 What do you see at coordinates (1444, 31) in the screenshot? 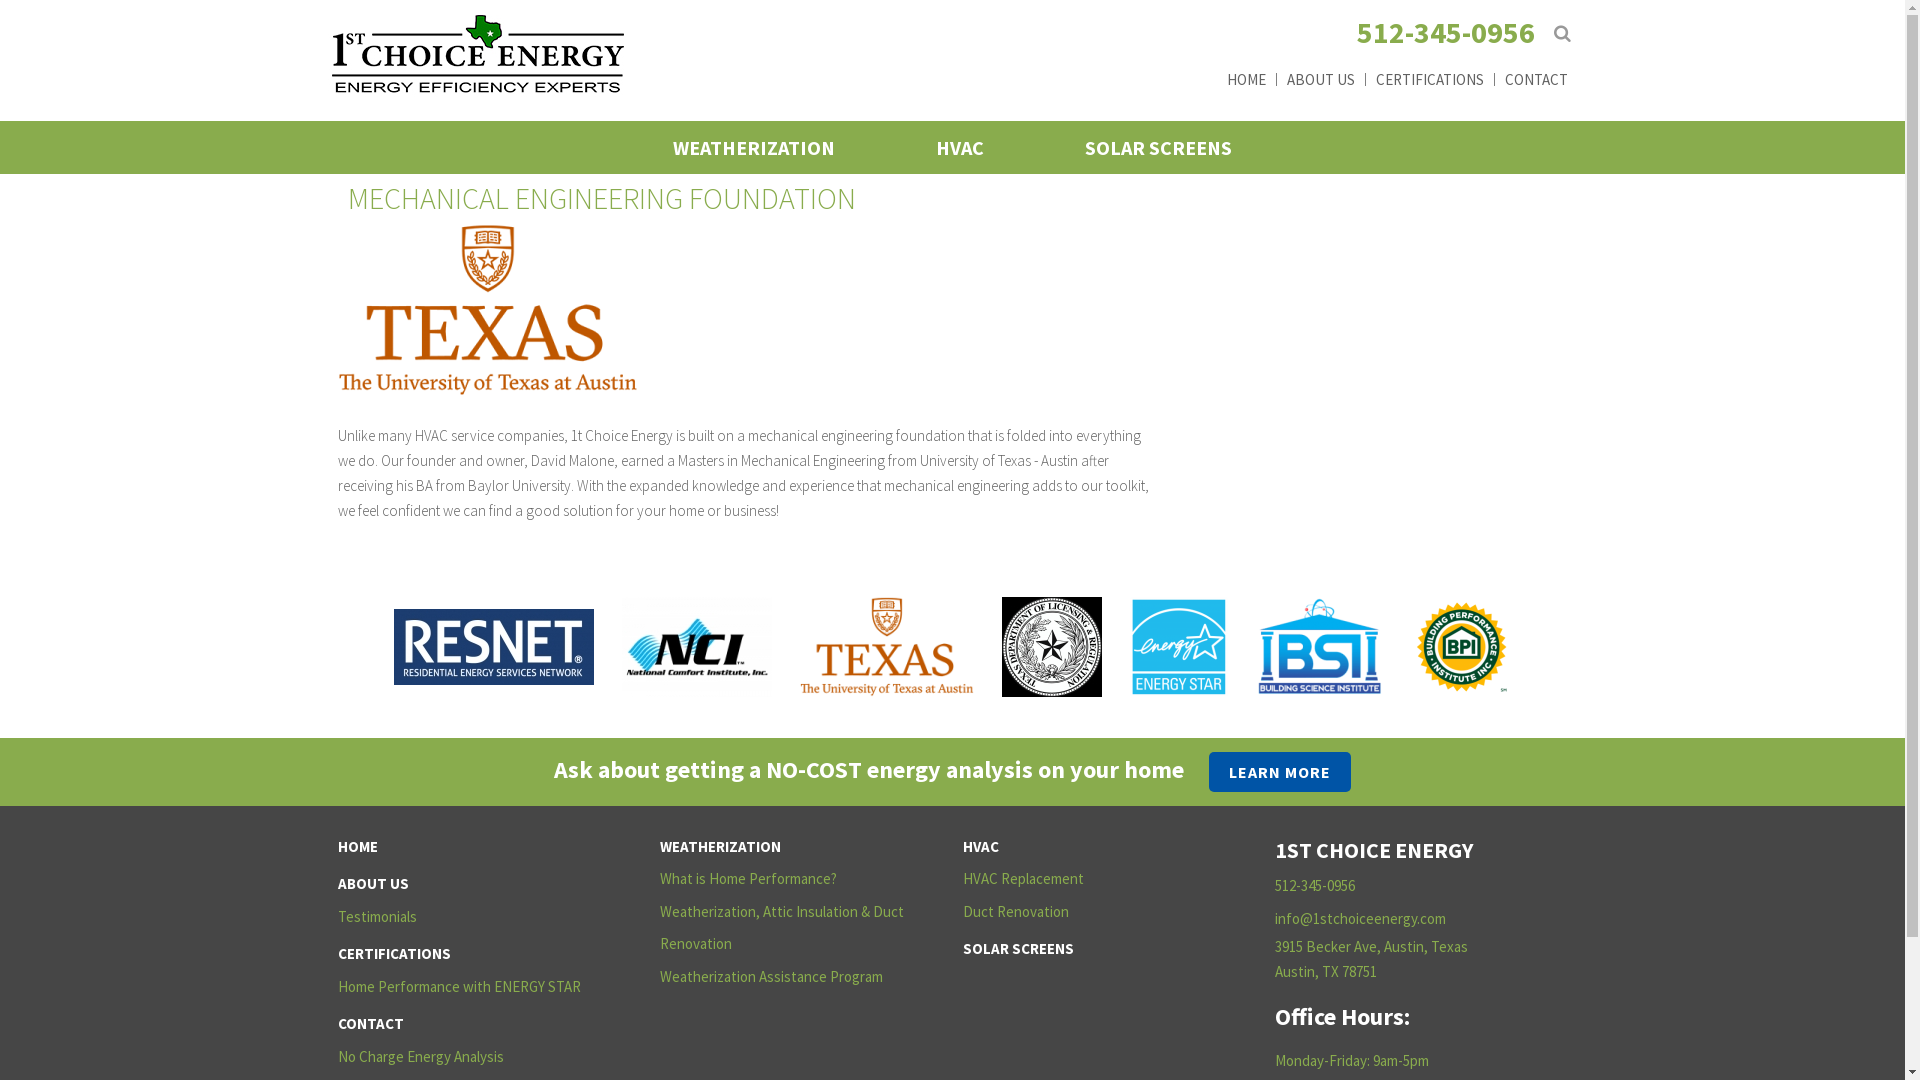
I see `'512-345-0956'` at bounding box center [1444, 31].